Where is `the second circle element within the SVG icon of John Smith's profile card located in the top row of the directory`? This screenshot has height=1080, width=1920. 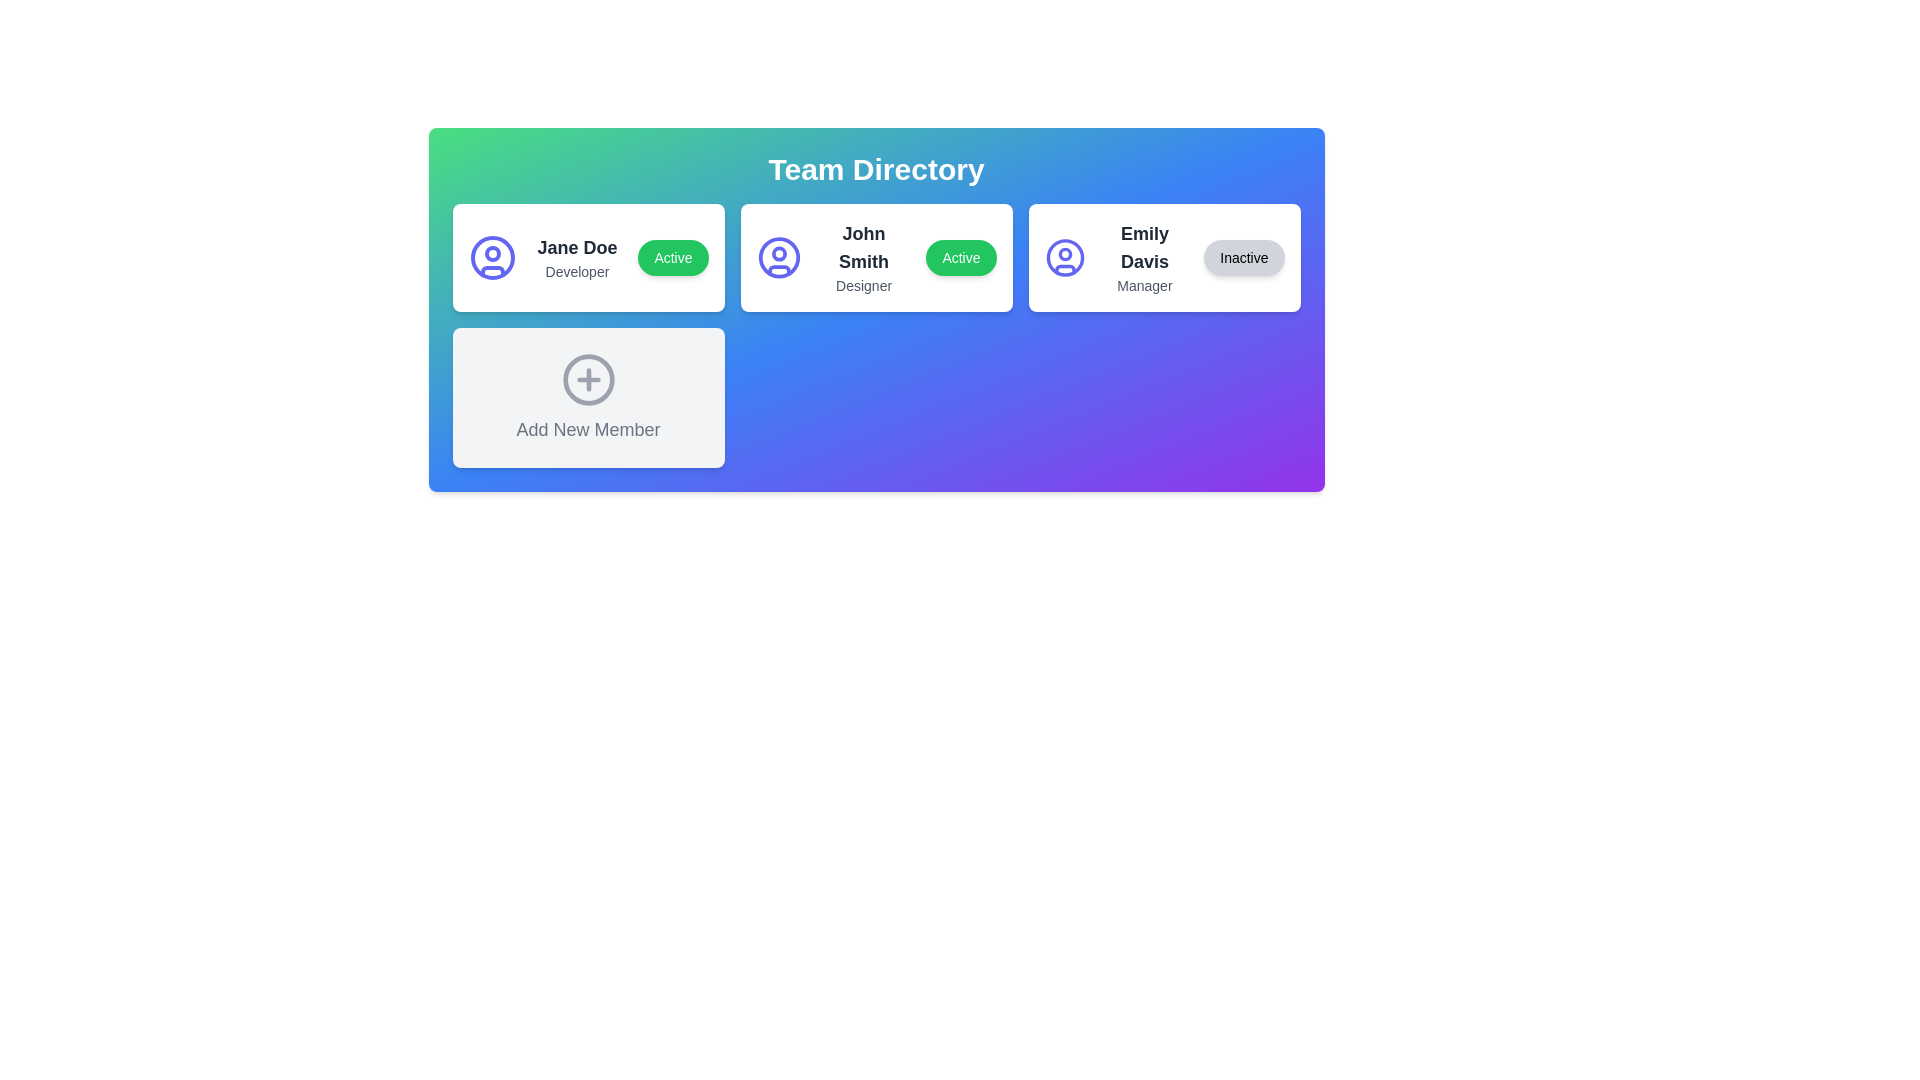 the second circle element within the SVG icon of John Smith's profile card located in the top row of the directory is located at coordinates (778, 253).